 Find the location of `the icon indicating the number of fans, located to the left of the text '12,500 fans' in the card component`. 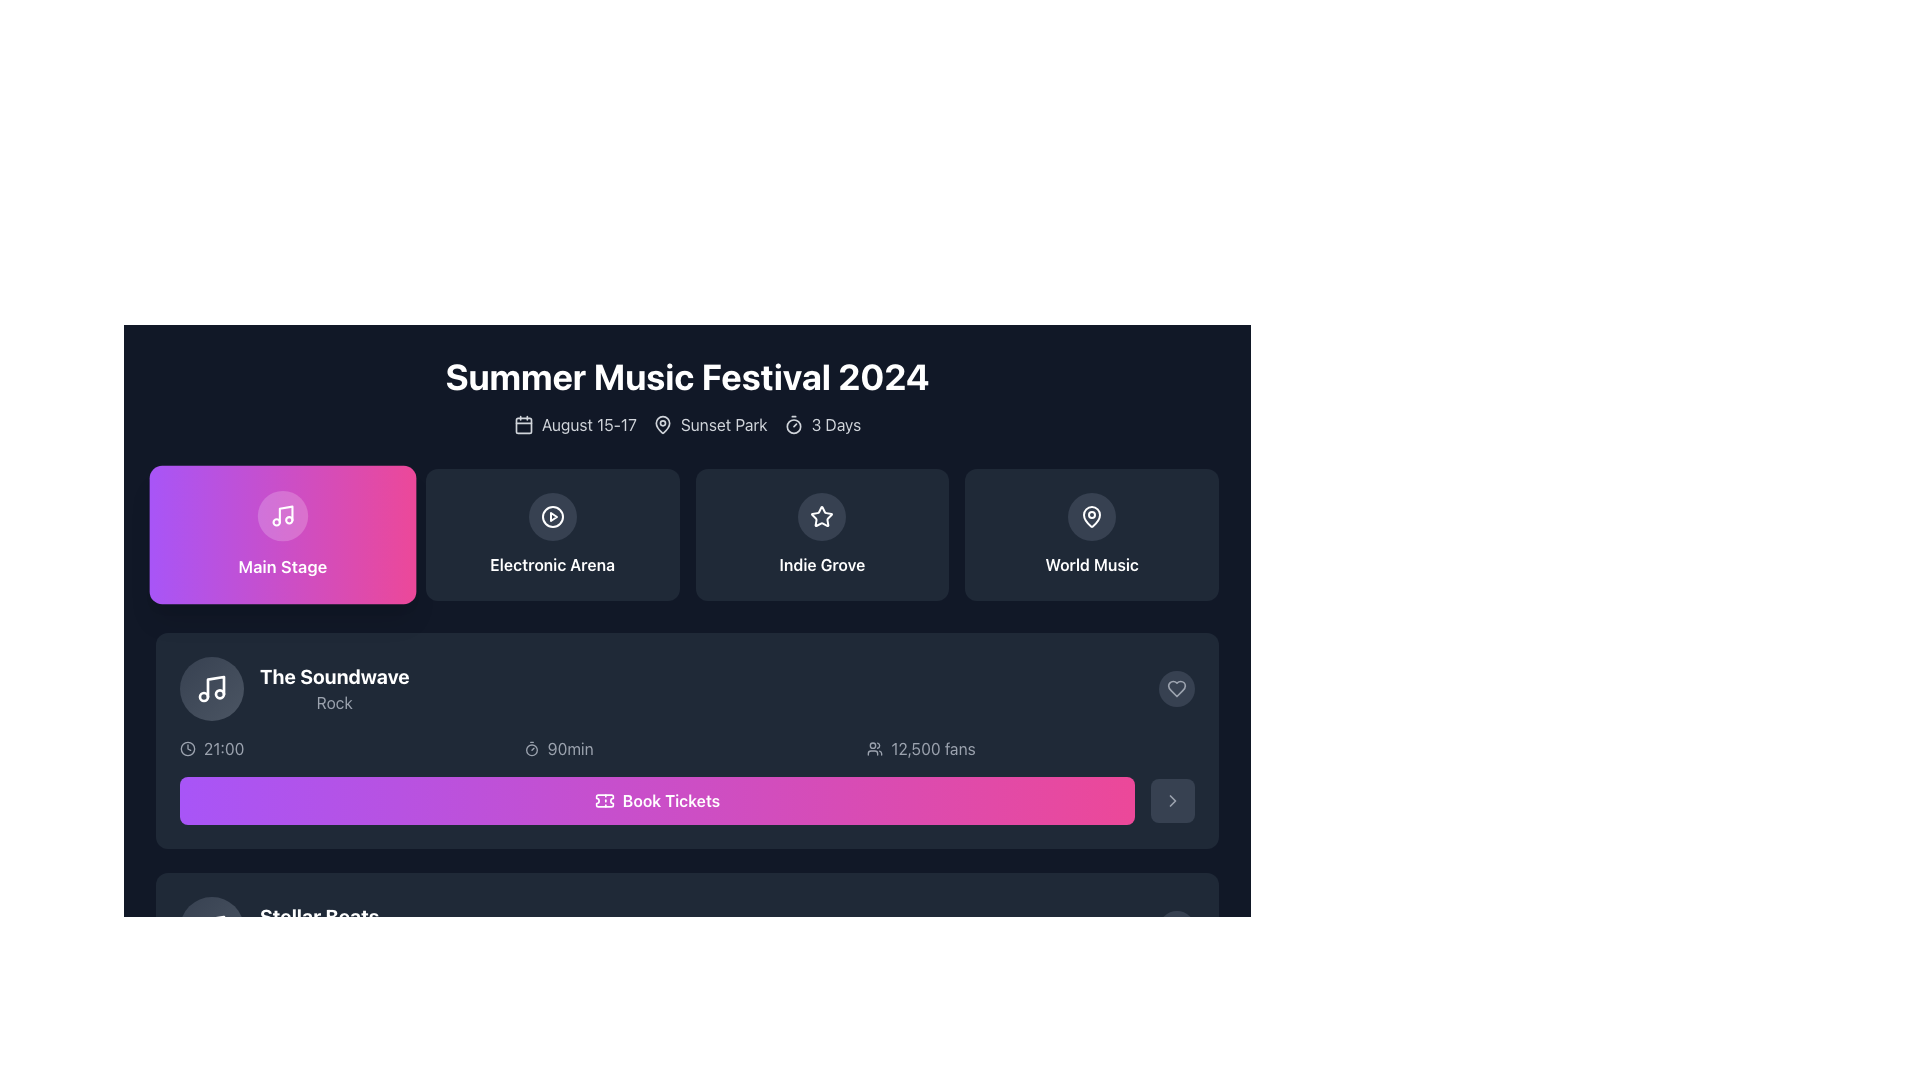

the icon indicating the number of fans, located to the left of the text '12,500 fans' in the card component is located at coordinates (875, 748).